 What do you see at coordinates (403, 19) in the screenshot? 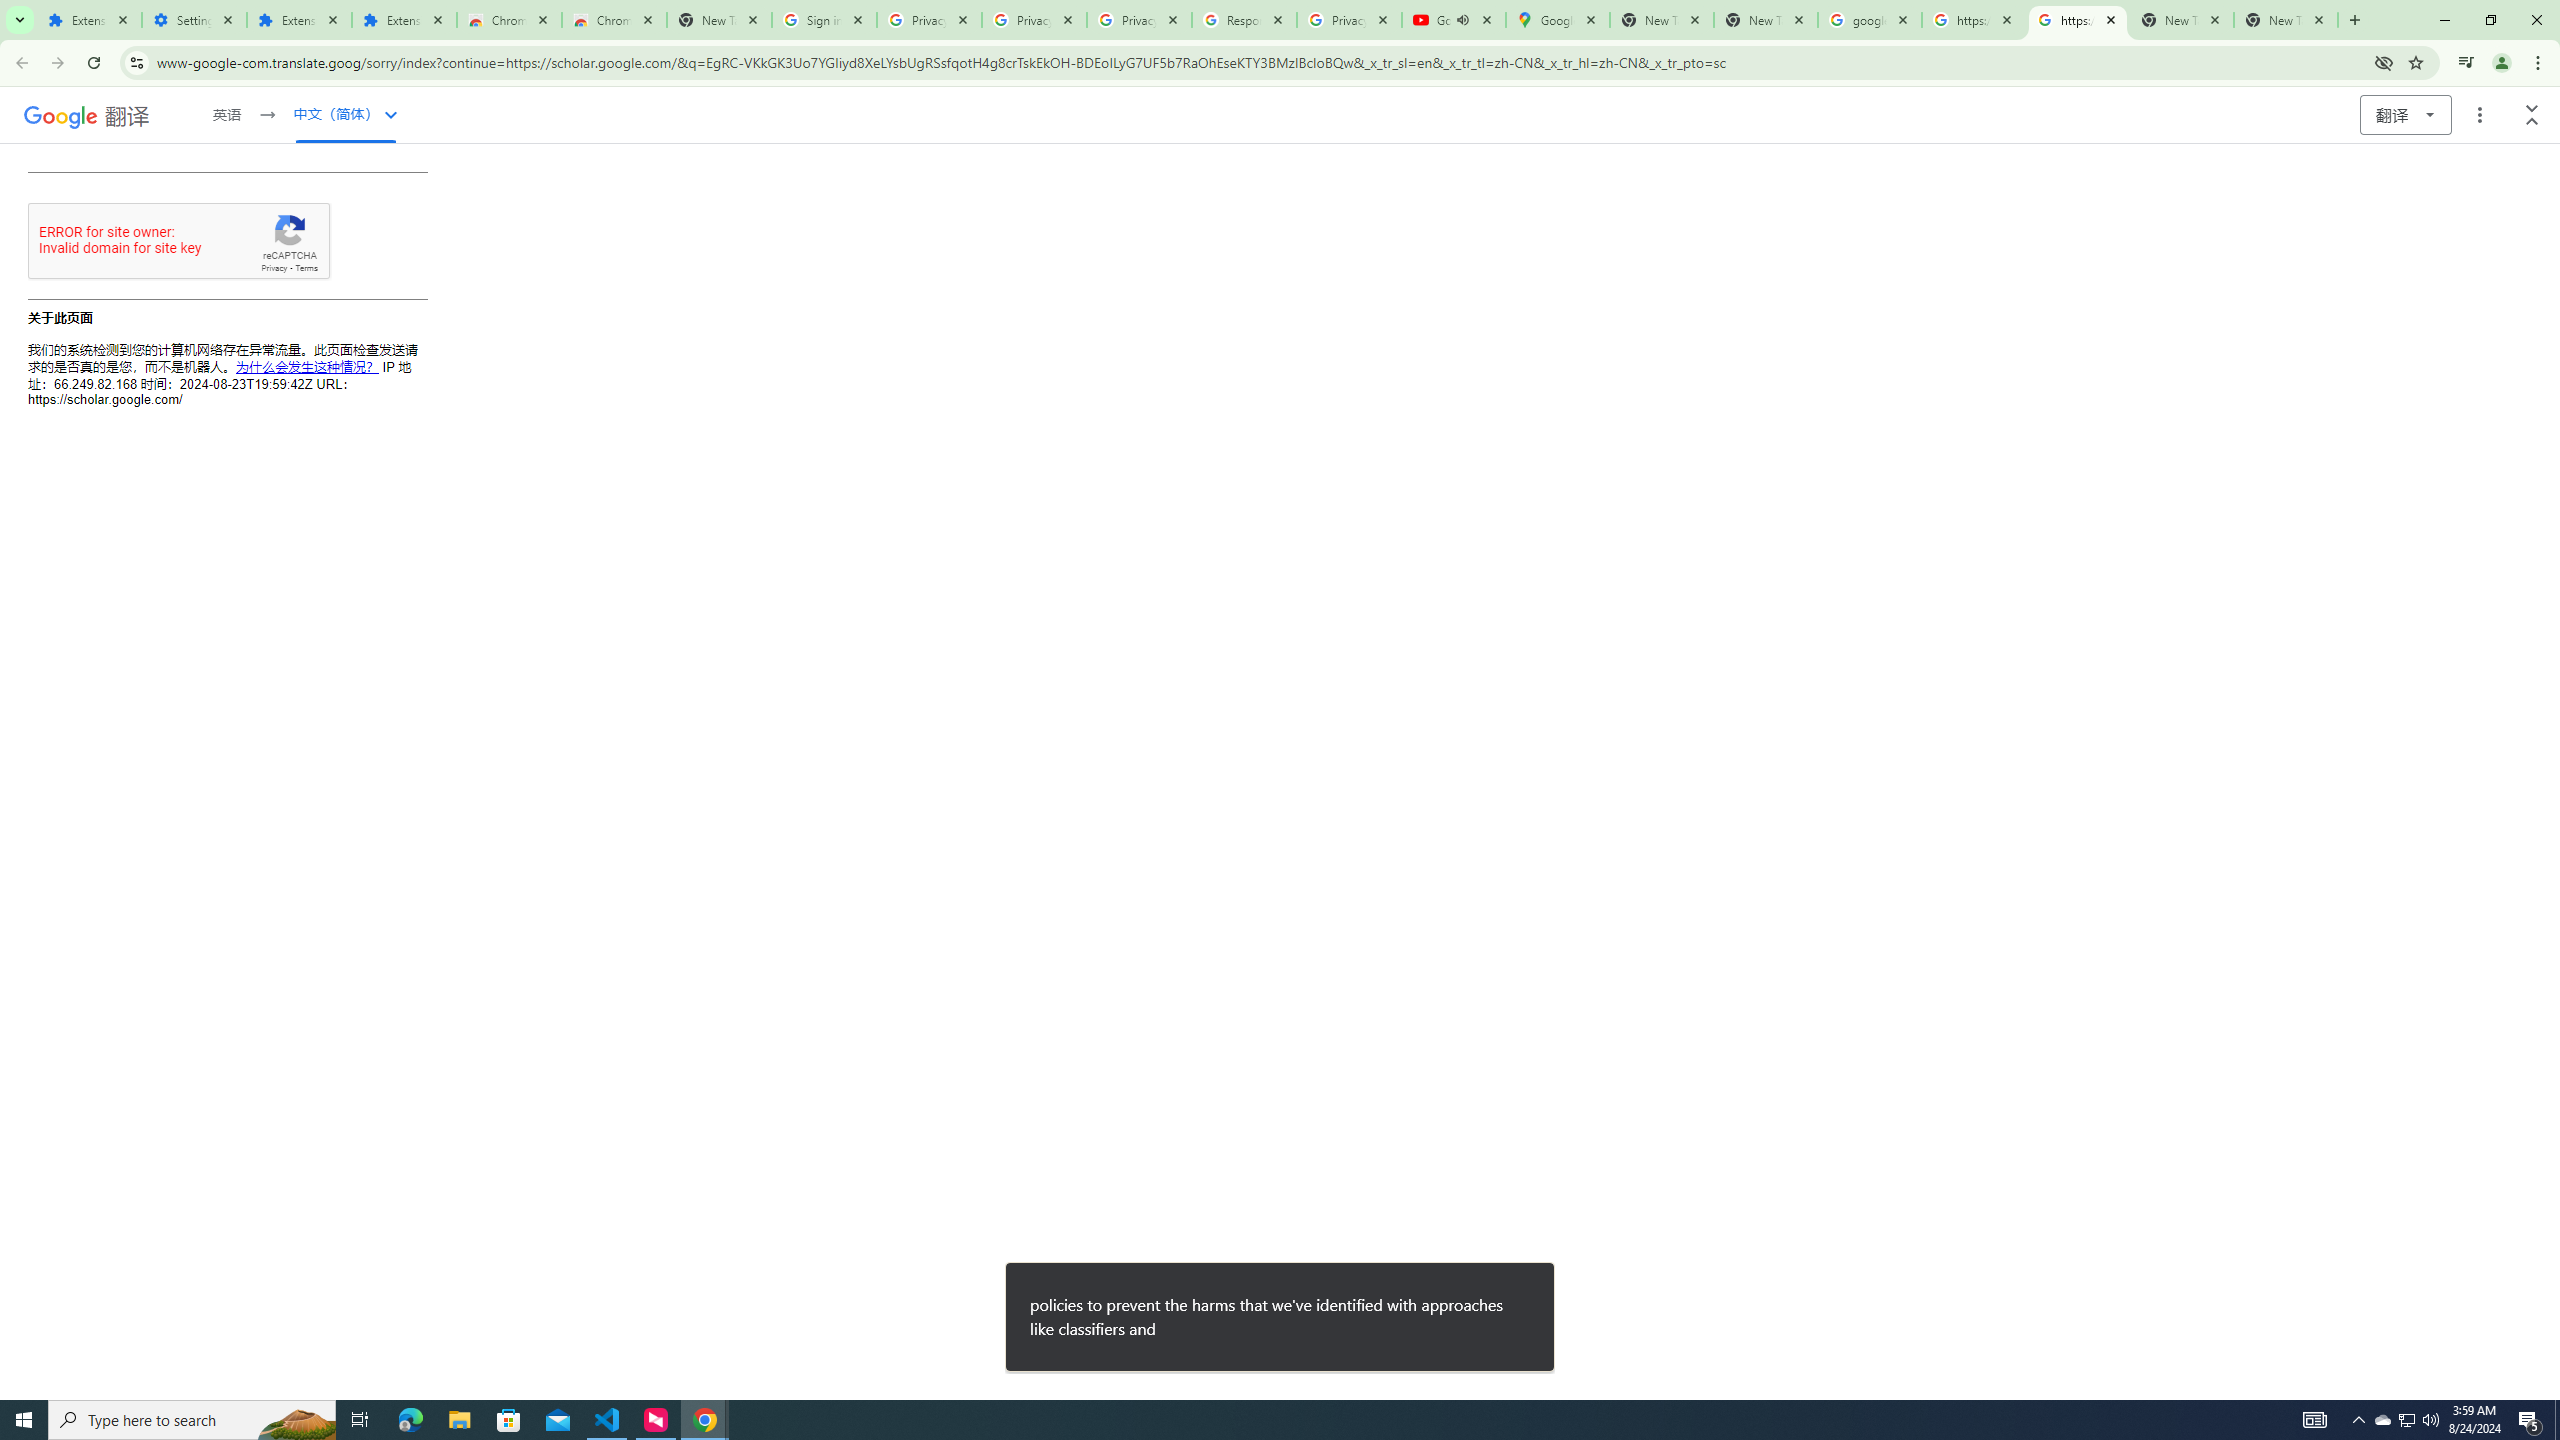
I see `'Extensions'` at bounding box center [403, 19].